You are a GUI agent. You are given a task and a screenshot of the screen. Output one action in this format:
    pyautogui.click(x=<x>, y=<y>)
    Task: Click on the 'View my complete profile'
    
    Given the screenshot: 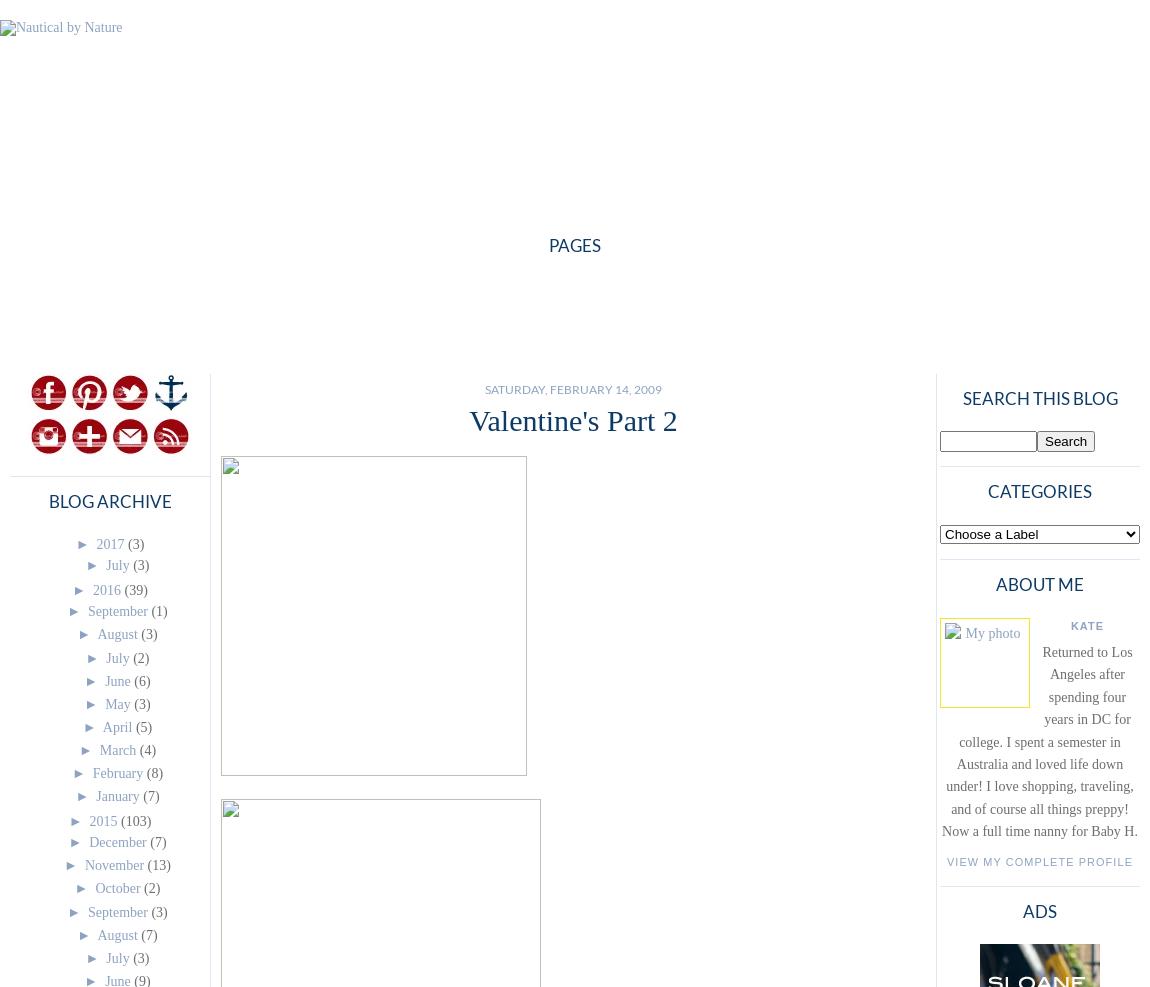 What is the action you would take?
    pyautogui.click(x=947, y=859)
    